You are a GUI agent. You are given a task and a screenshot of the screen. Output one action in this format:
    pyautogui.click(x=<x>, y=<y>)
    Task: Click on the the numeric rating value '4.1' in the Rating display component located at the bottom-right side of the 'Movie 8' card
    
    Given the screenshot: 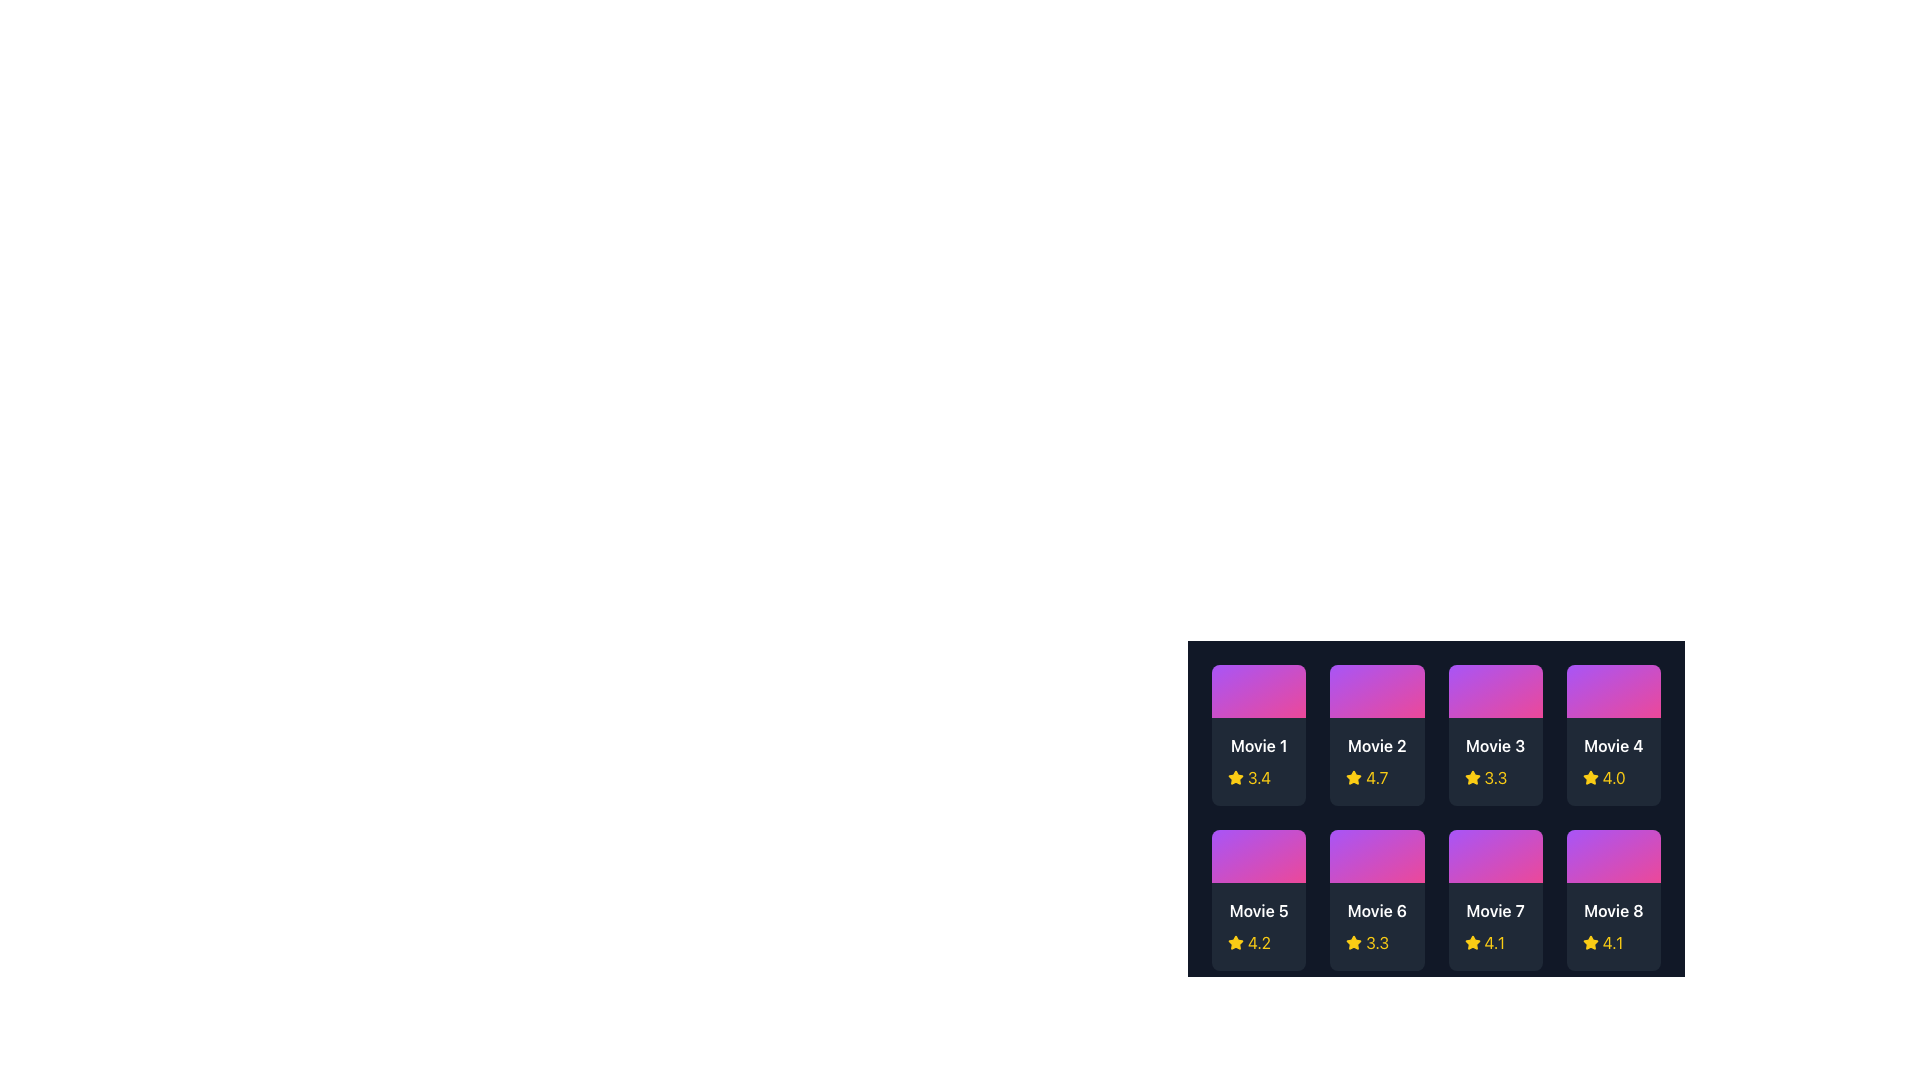 What is the action you would take?
    pyautogui.click(x=1613, y=943)
    